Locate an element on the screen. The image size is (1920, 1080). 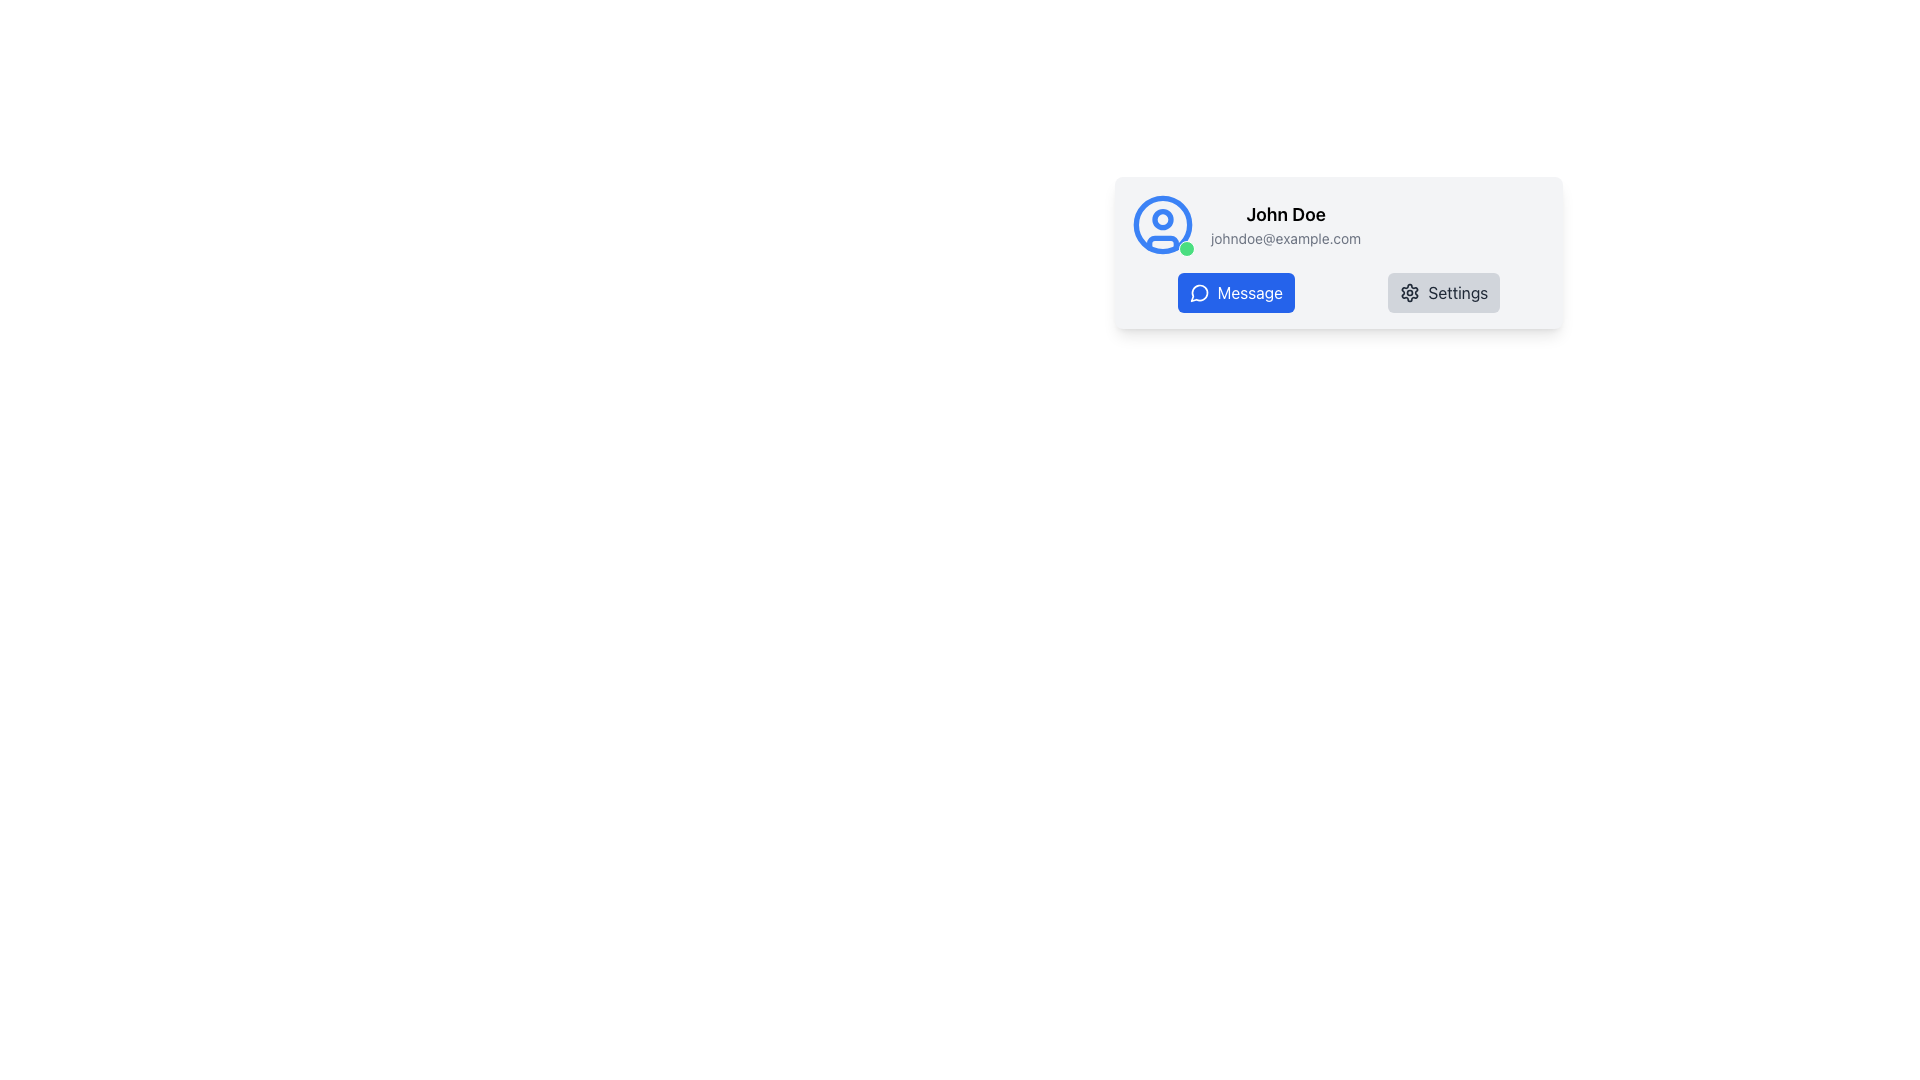
the user avatar with badge located at the left end of the layout containing the username 'John Doe' and email 'johndoe@example.com' is located at coordinates (1162, 224).